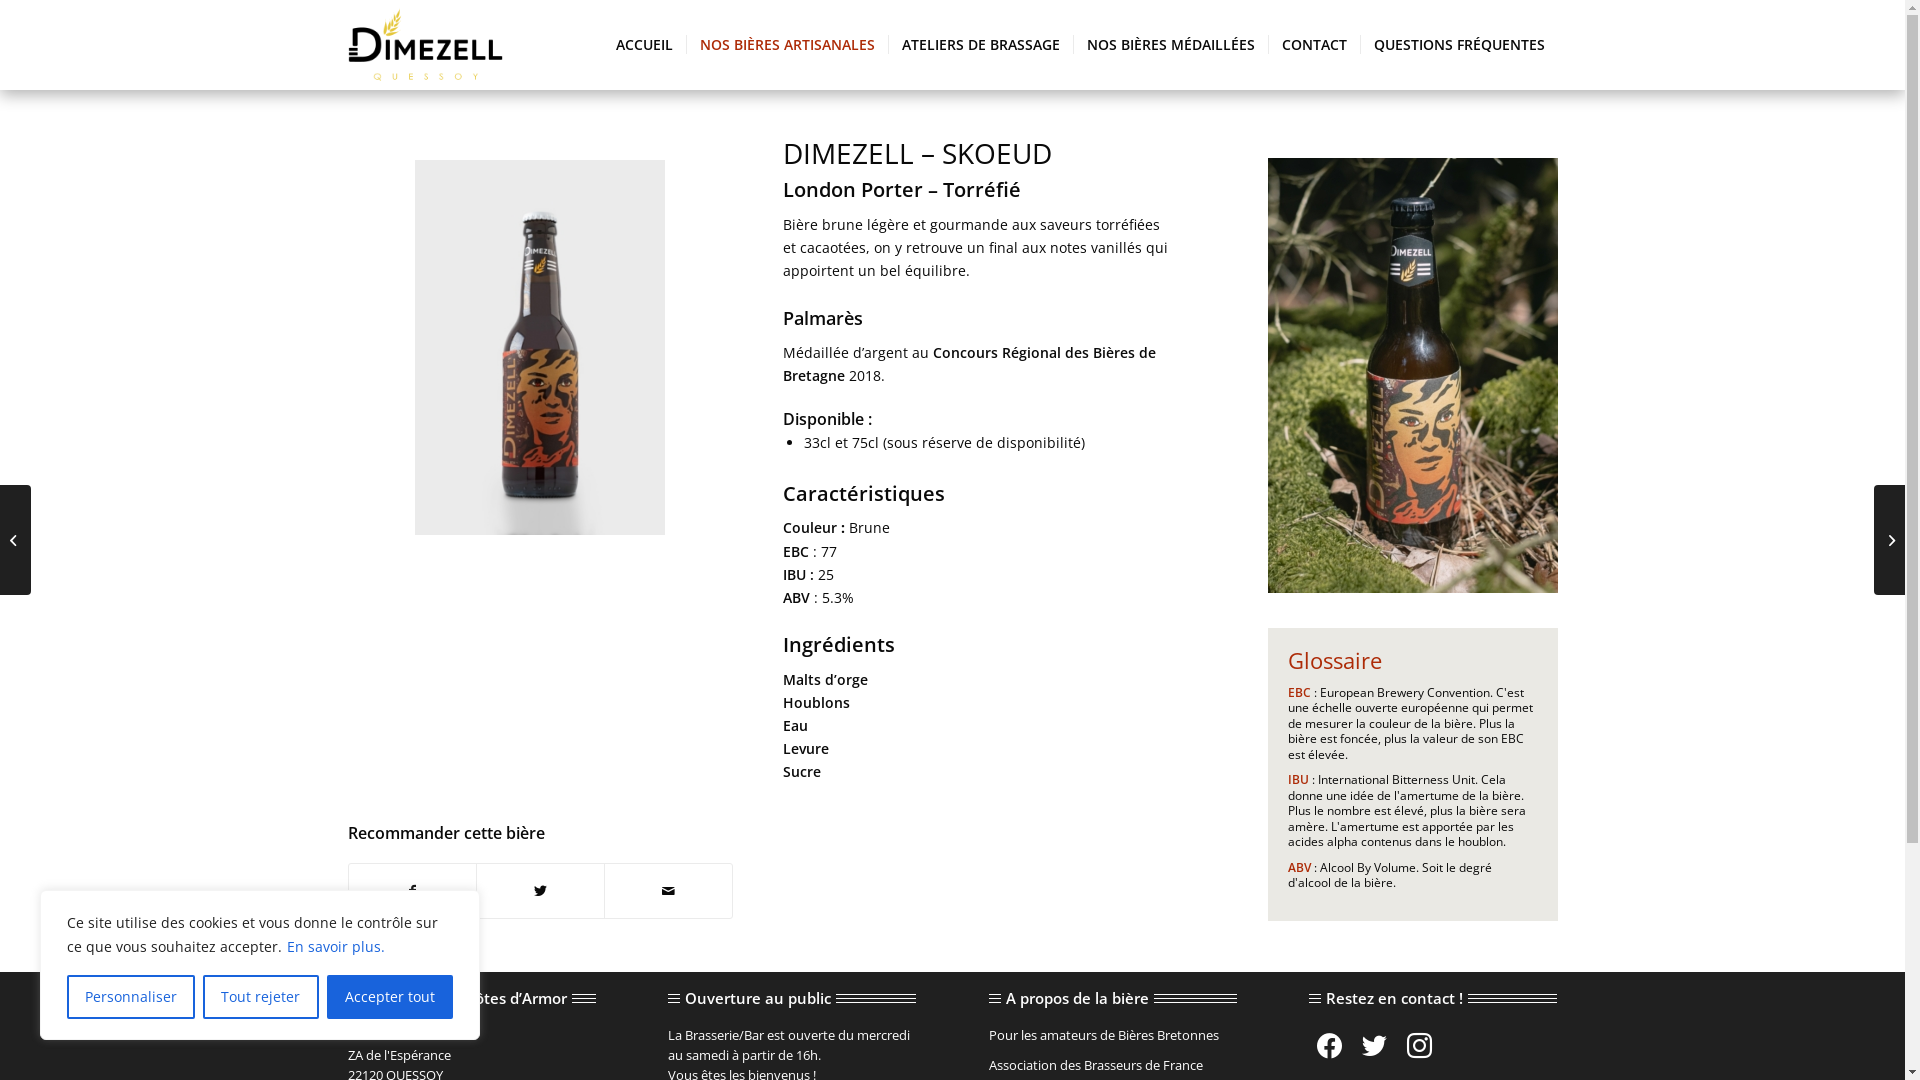 Image resolution: width=1920 pixels, height=1080 pixels. I want to click on 'Association des Brasseurs de France', so click(988, 1064).